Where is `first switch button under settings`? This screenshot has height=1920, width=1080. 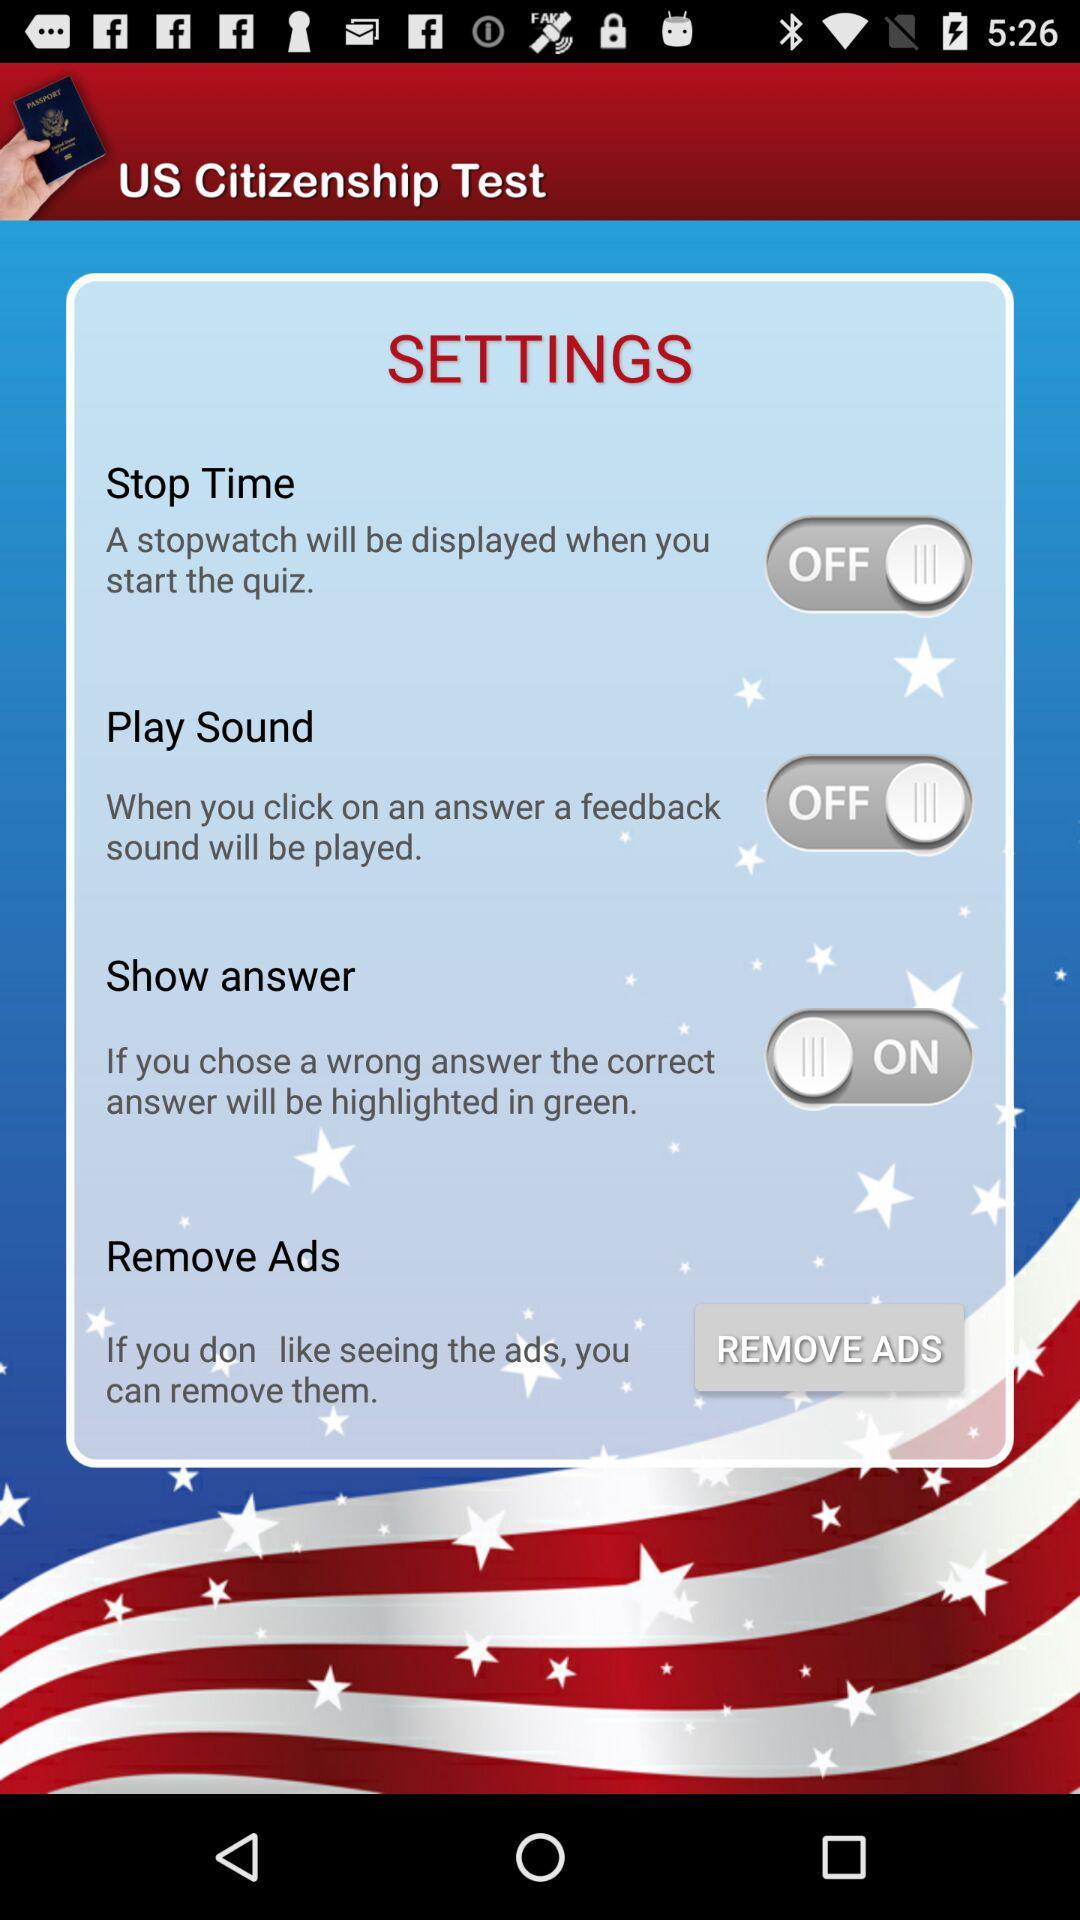 first switch button under settings is located at coordinates (867, 565).